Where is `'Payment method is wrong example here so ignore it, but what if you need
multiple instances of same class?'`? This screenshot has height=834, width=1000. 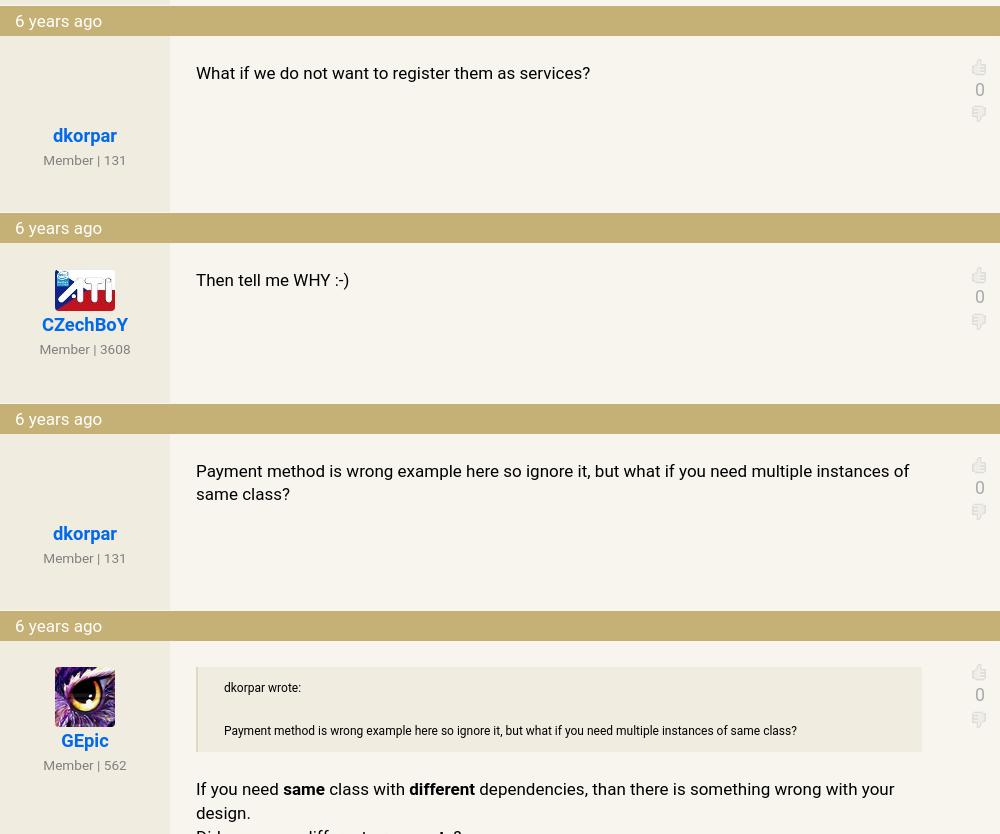 'Payment method is wrong example here so ignore it, but what if you need
multiple instances of same class?' is located at coordinates (552, 481).